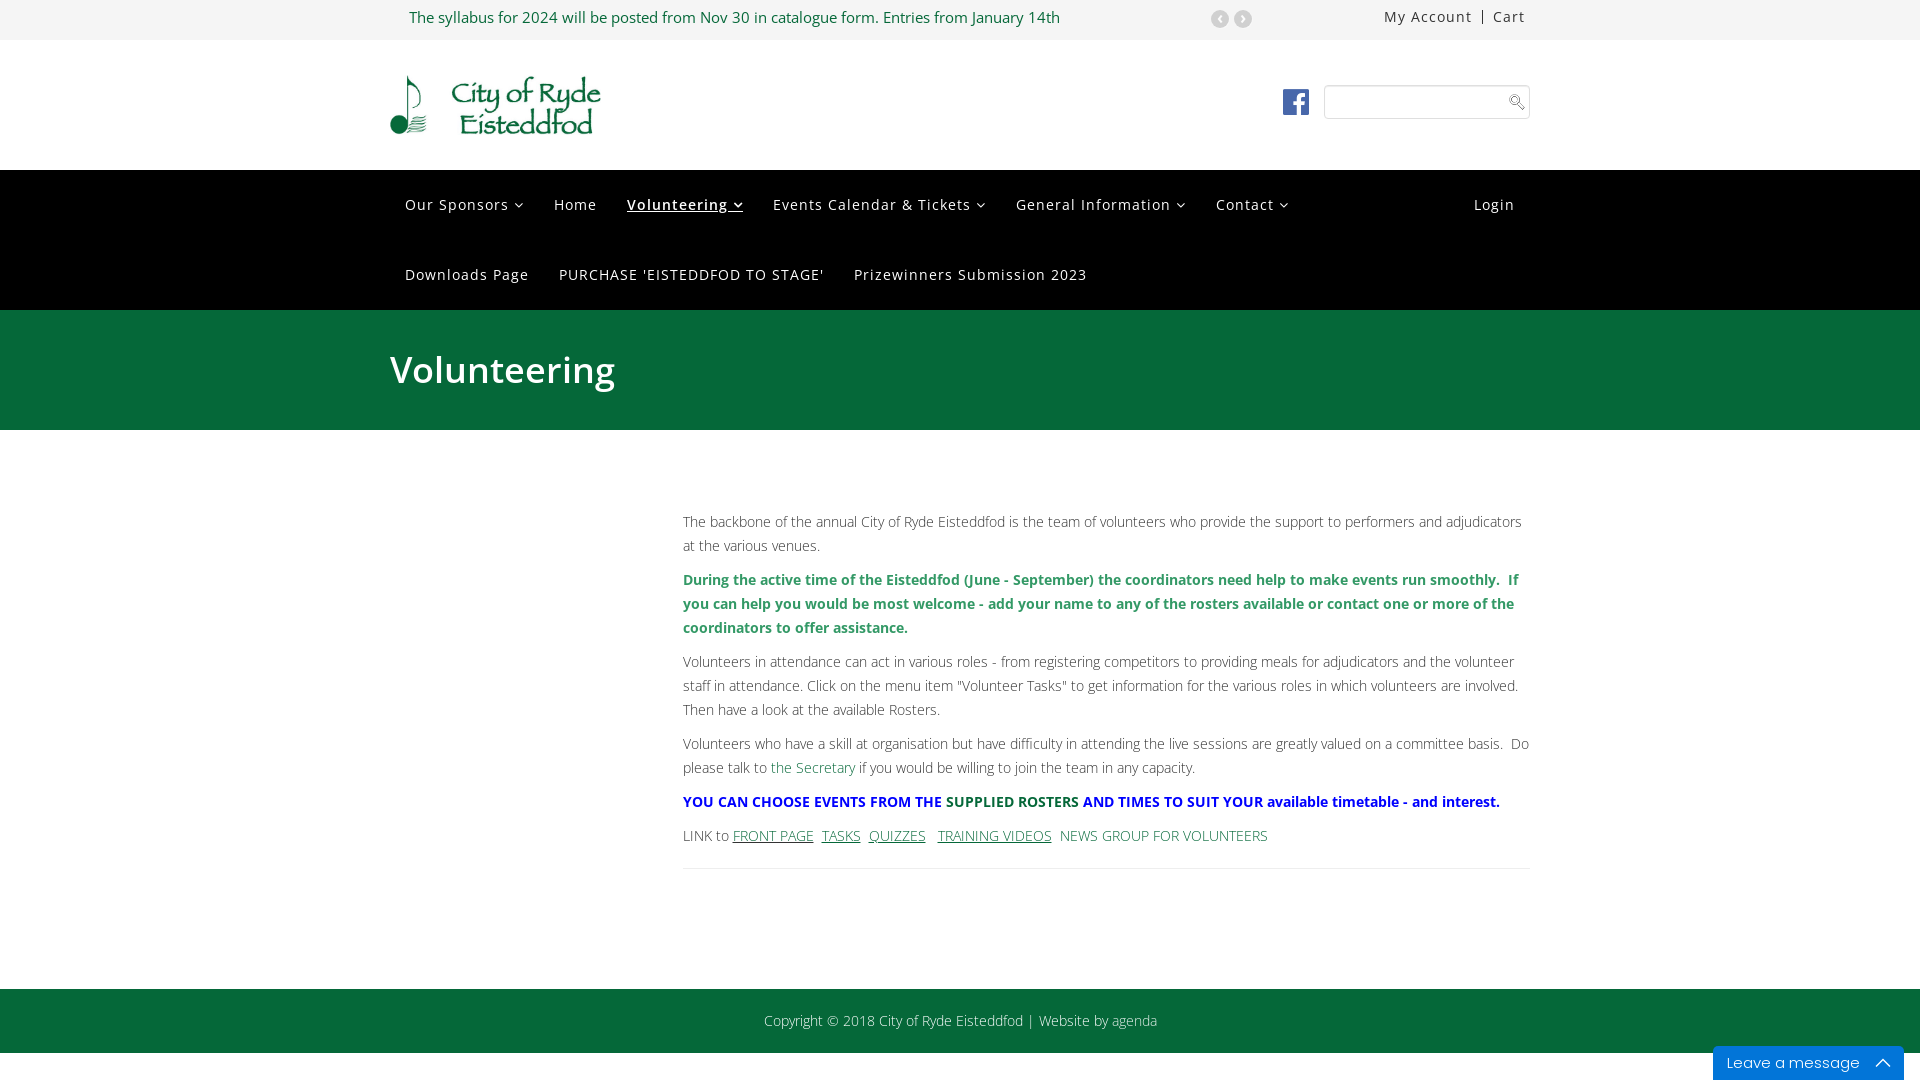 The height and width of the screenshot is (1080, 1920). Describe the element at coordinates (1099, 204) in the screenshot. I see `'General Information'` at that location.